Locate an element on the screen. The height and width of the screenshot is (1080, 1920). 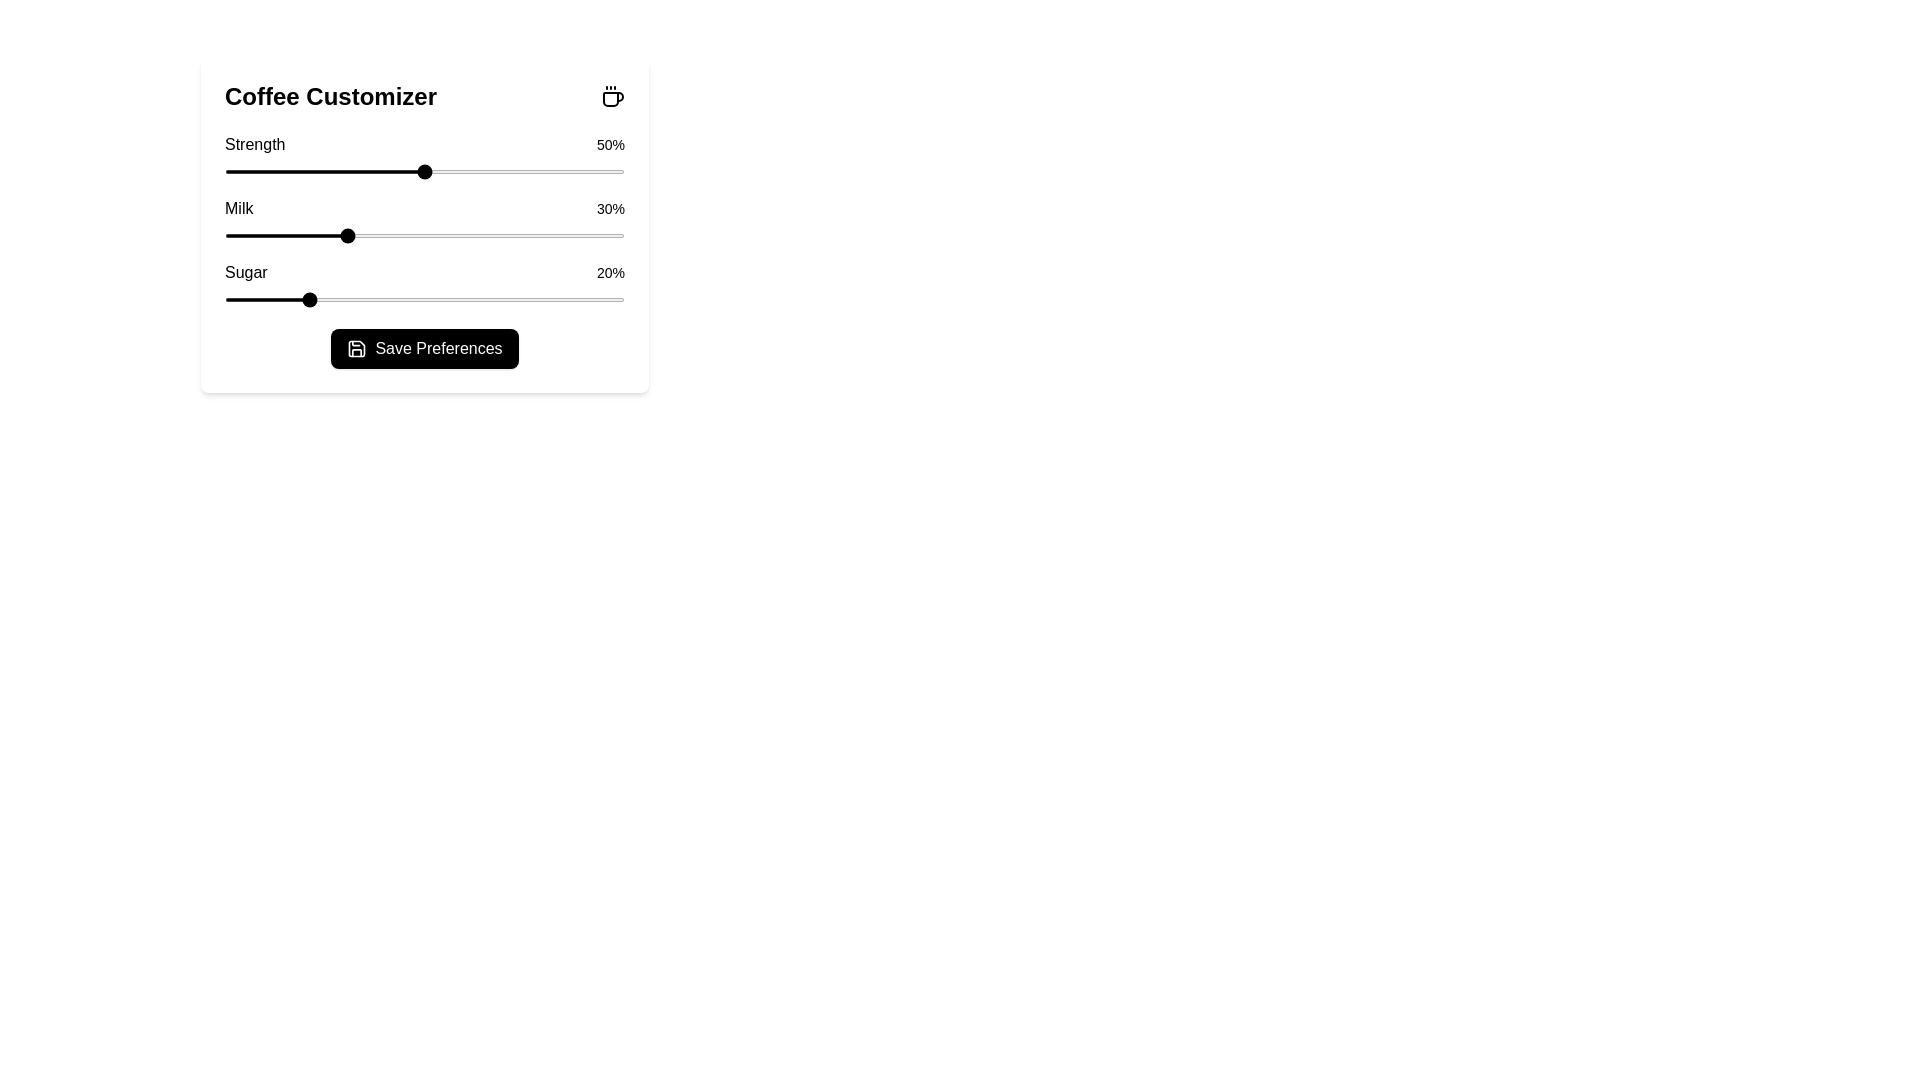
the strength slider is located at coordinates (435, 171).